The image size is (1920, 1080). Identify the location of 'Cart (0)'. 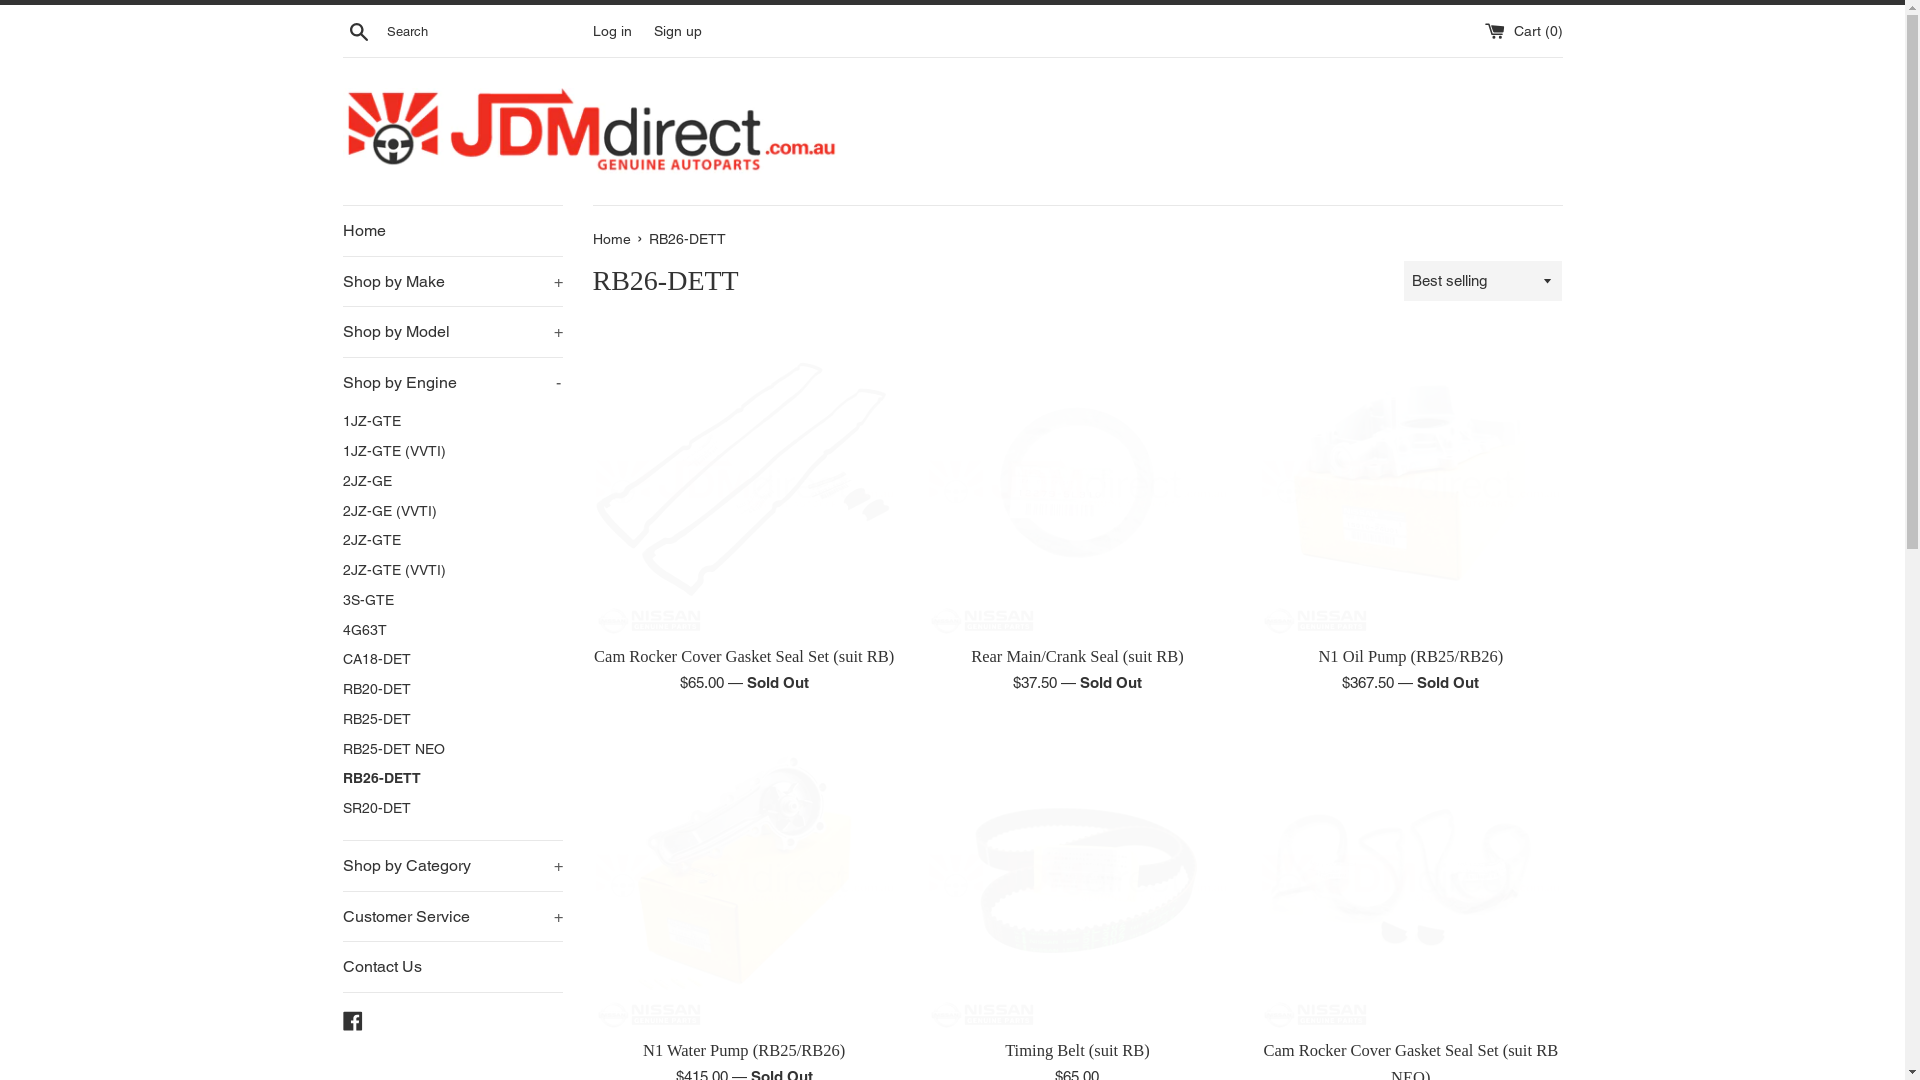
(1521, 30).